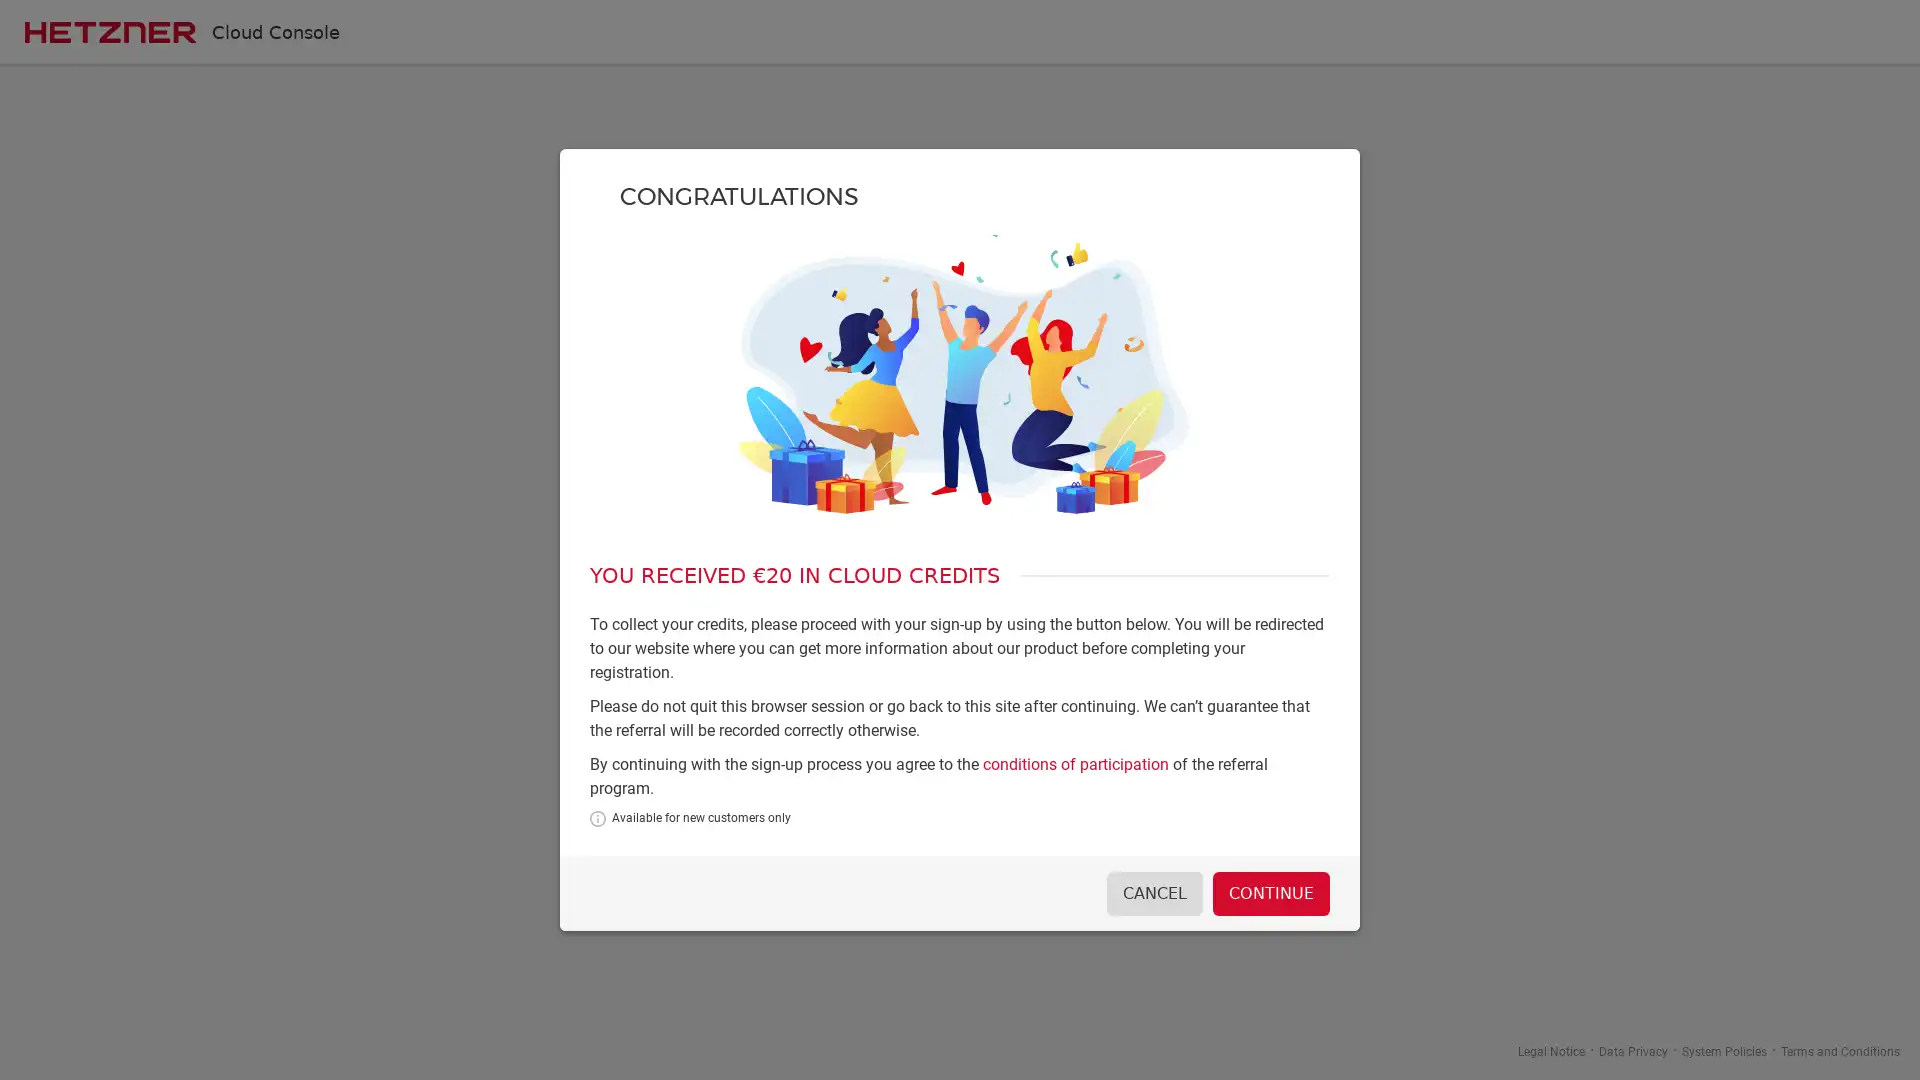 Image resolution: width=1920 pixels, height=1080 pixels. Describe the element at coordinates (1151, 892) in the screenshot. I see `CANCEL` at that location.